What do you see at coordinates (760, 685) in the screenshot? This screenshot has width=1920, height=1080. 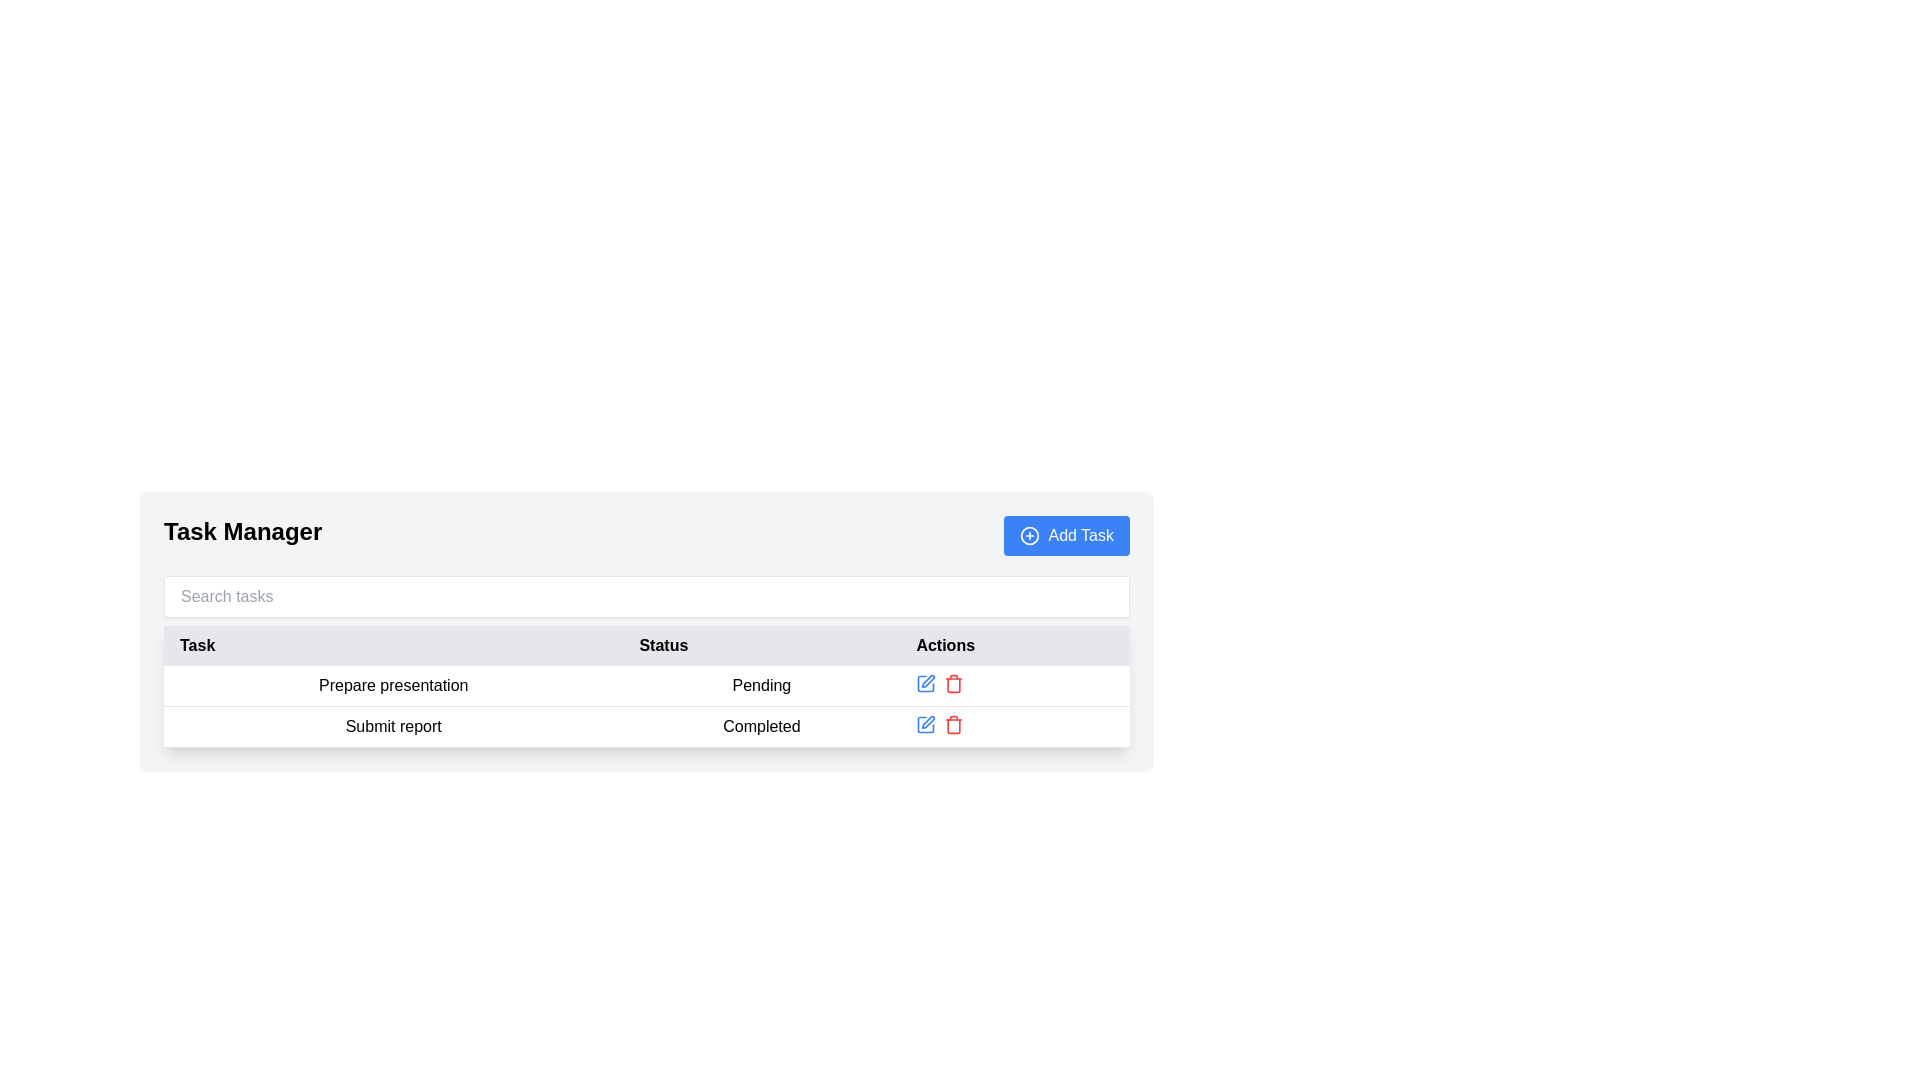 I see `the Text label that indicates the status of the task, specifically showing that it is pending, located in the second column under the 'Status' header and in the first row aligned with 'Prepare presentation'` at bounding box center [760, 685].